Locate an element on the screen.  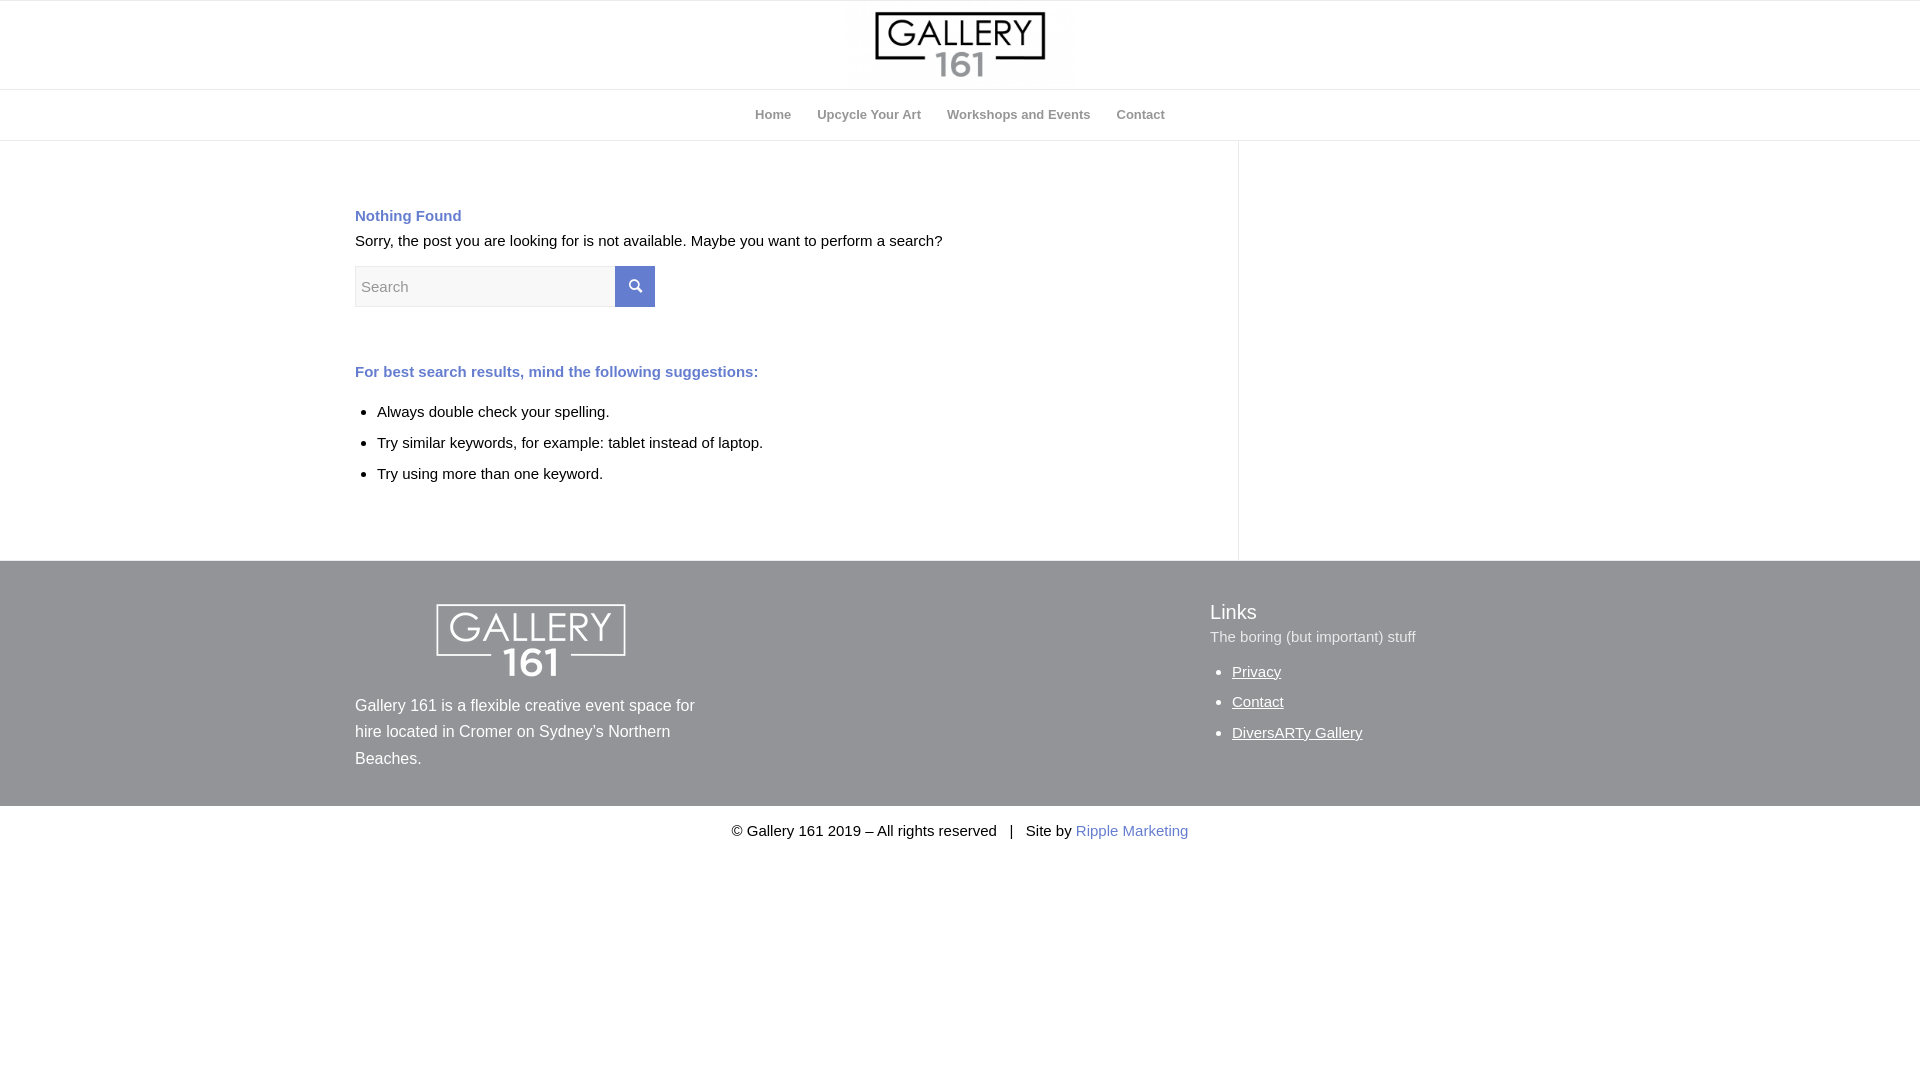
'Workshops and Events' is located at coordinates (933, 115).